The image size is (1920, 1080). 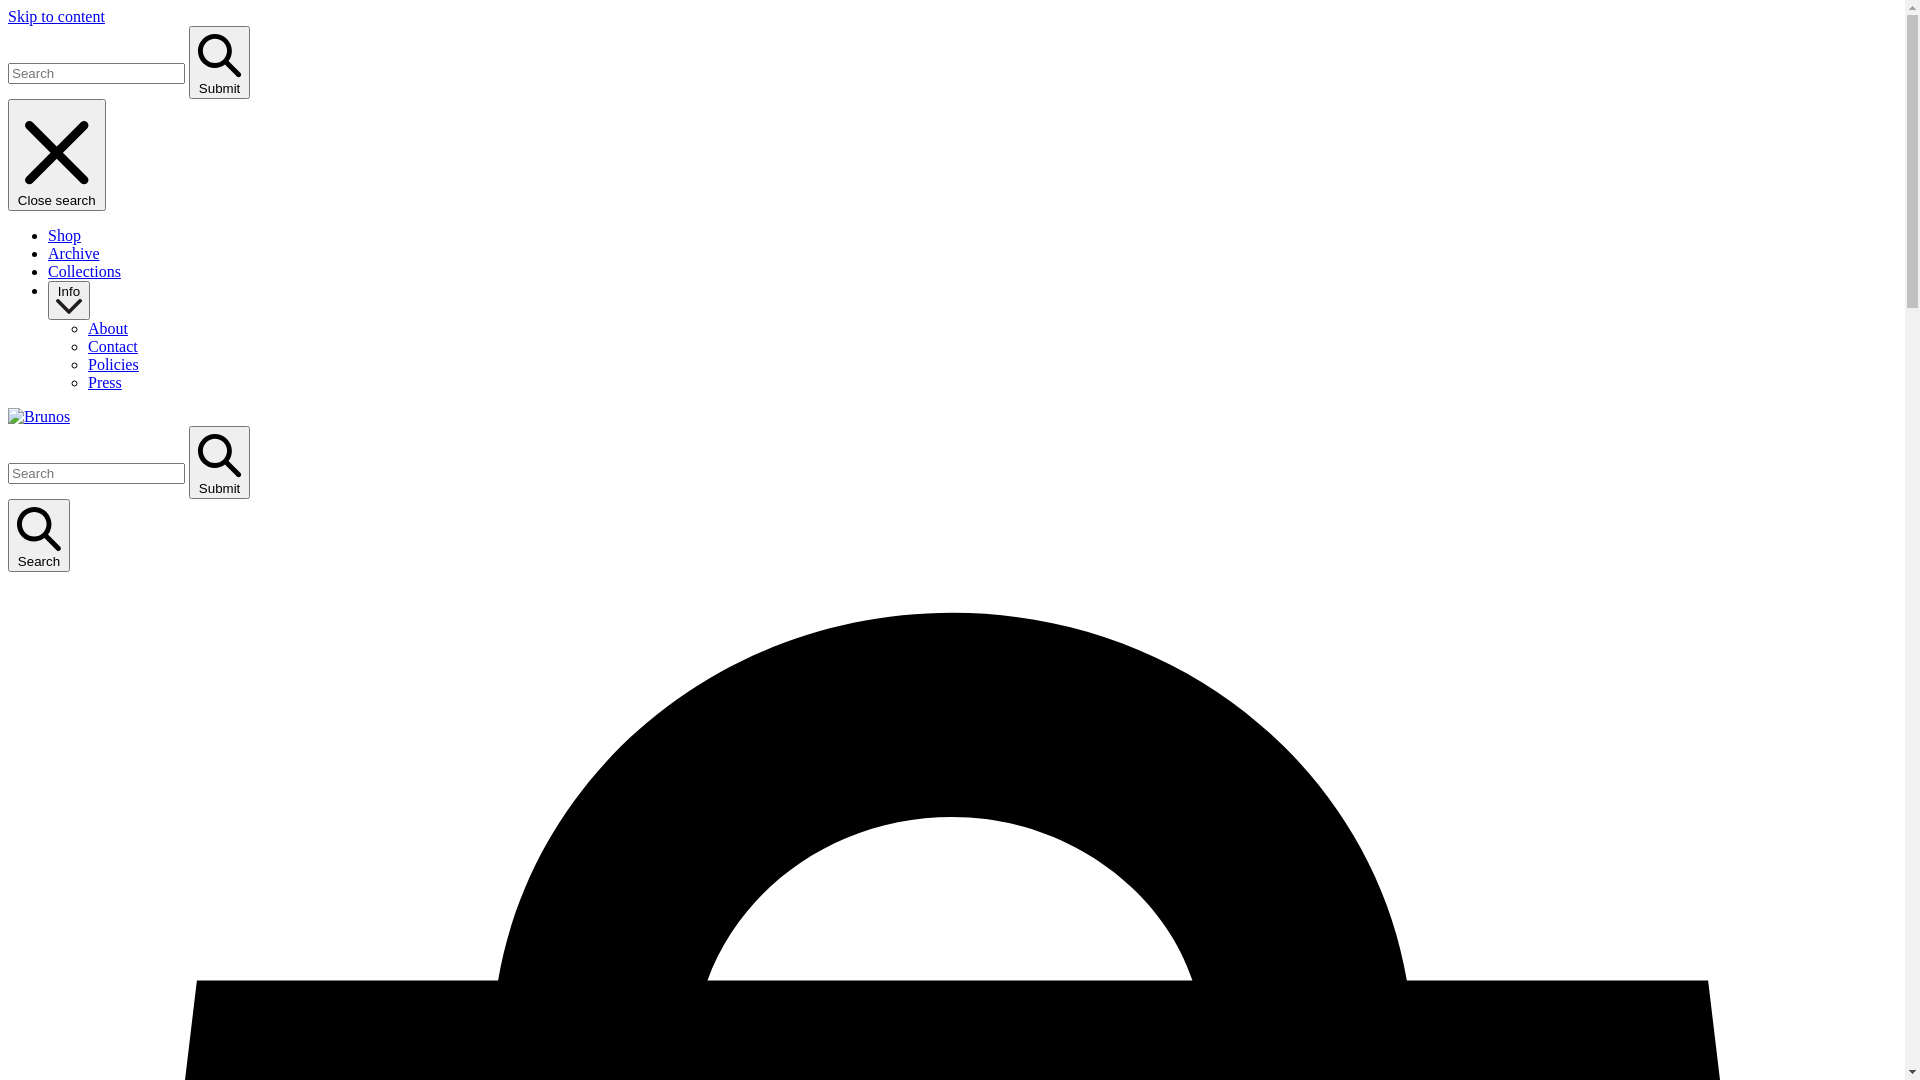 I want to click on 'Archive', so click(x=73, y=252).